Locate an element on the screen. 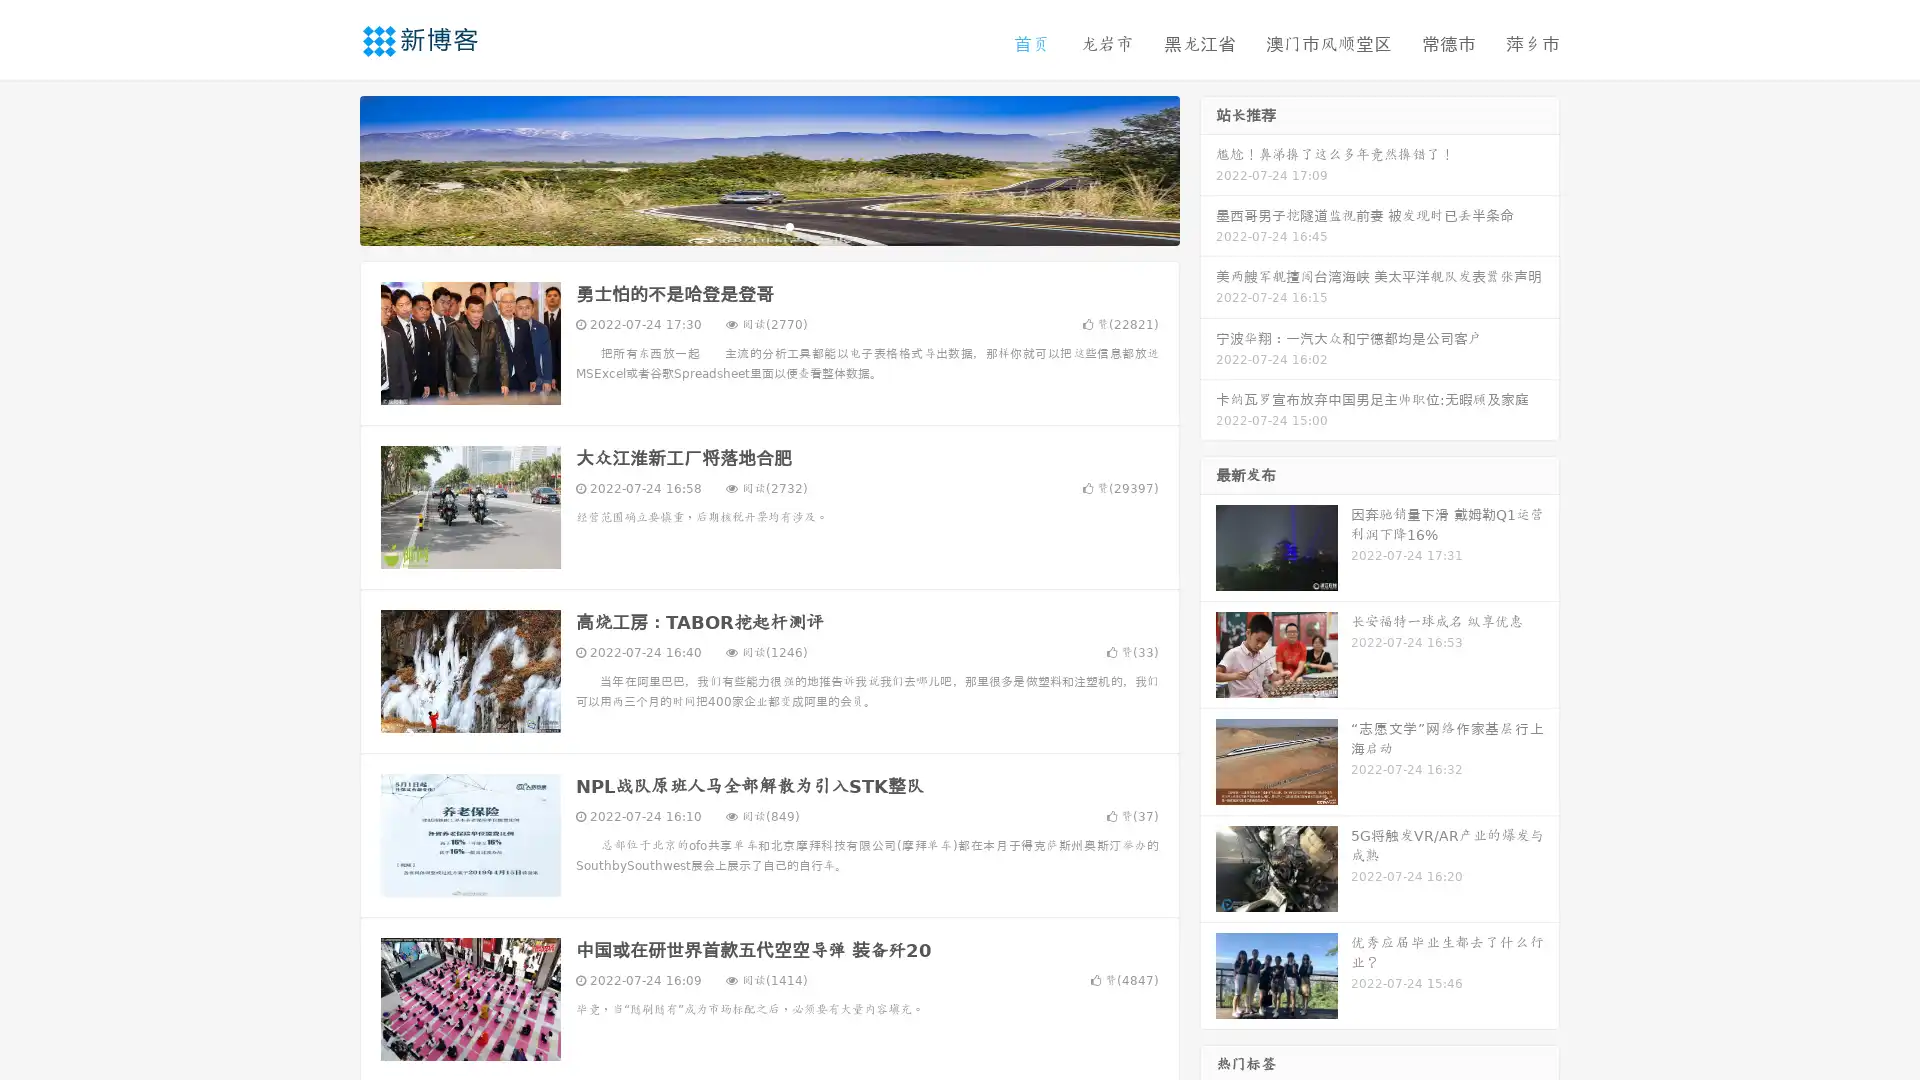  Go to slide 1 is located at coordinates (748, 225).